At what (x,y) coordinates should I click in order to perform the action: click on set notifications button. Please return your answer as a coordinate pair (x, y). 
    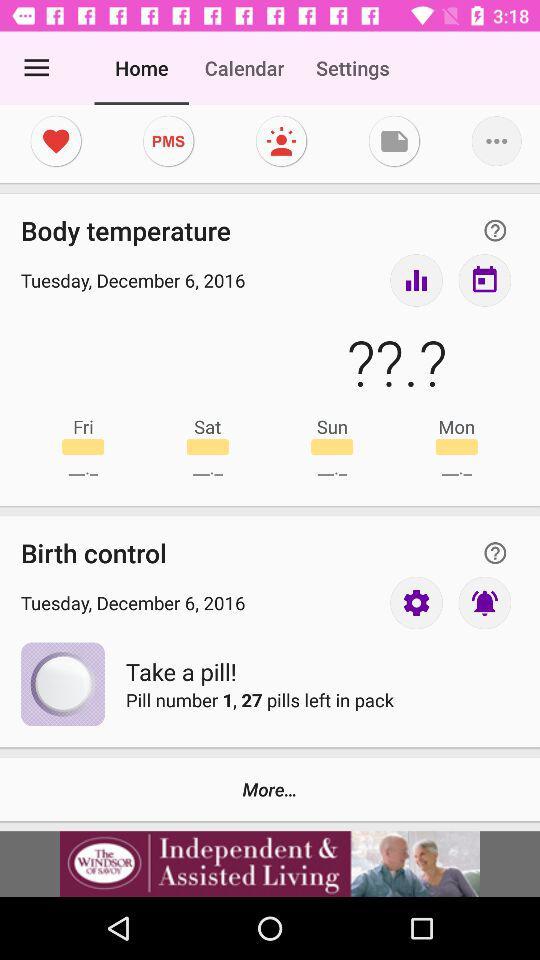
    Looking at the image, I should click on (483, 601).